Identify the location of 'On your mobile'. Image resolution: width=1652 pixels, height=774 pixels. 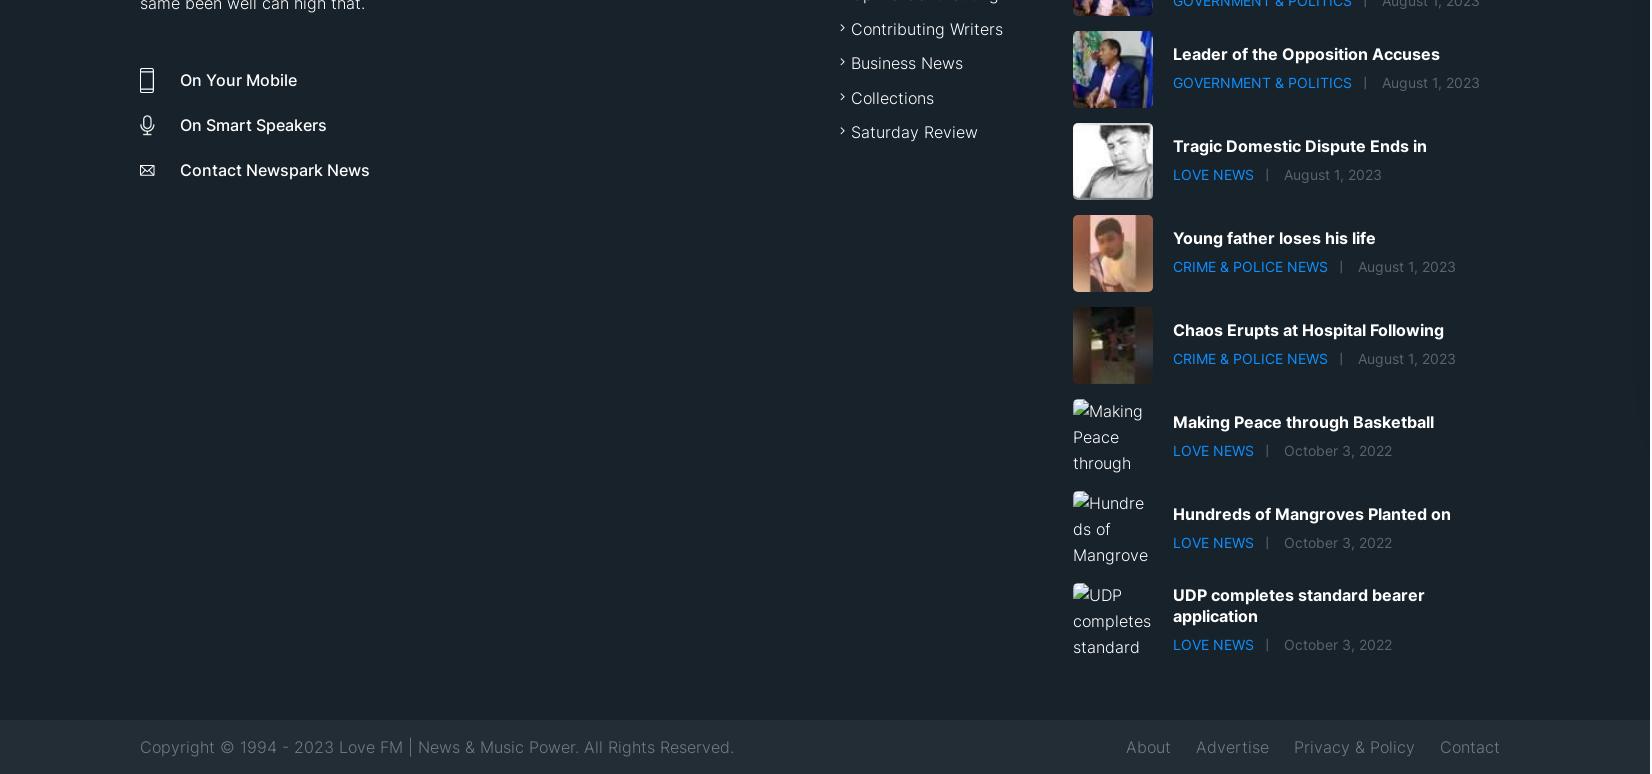
(238, 80).